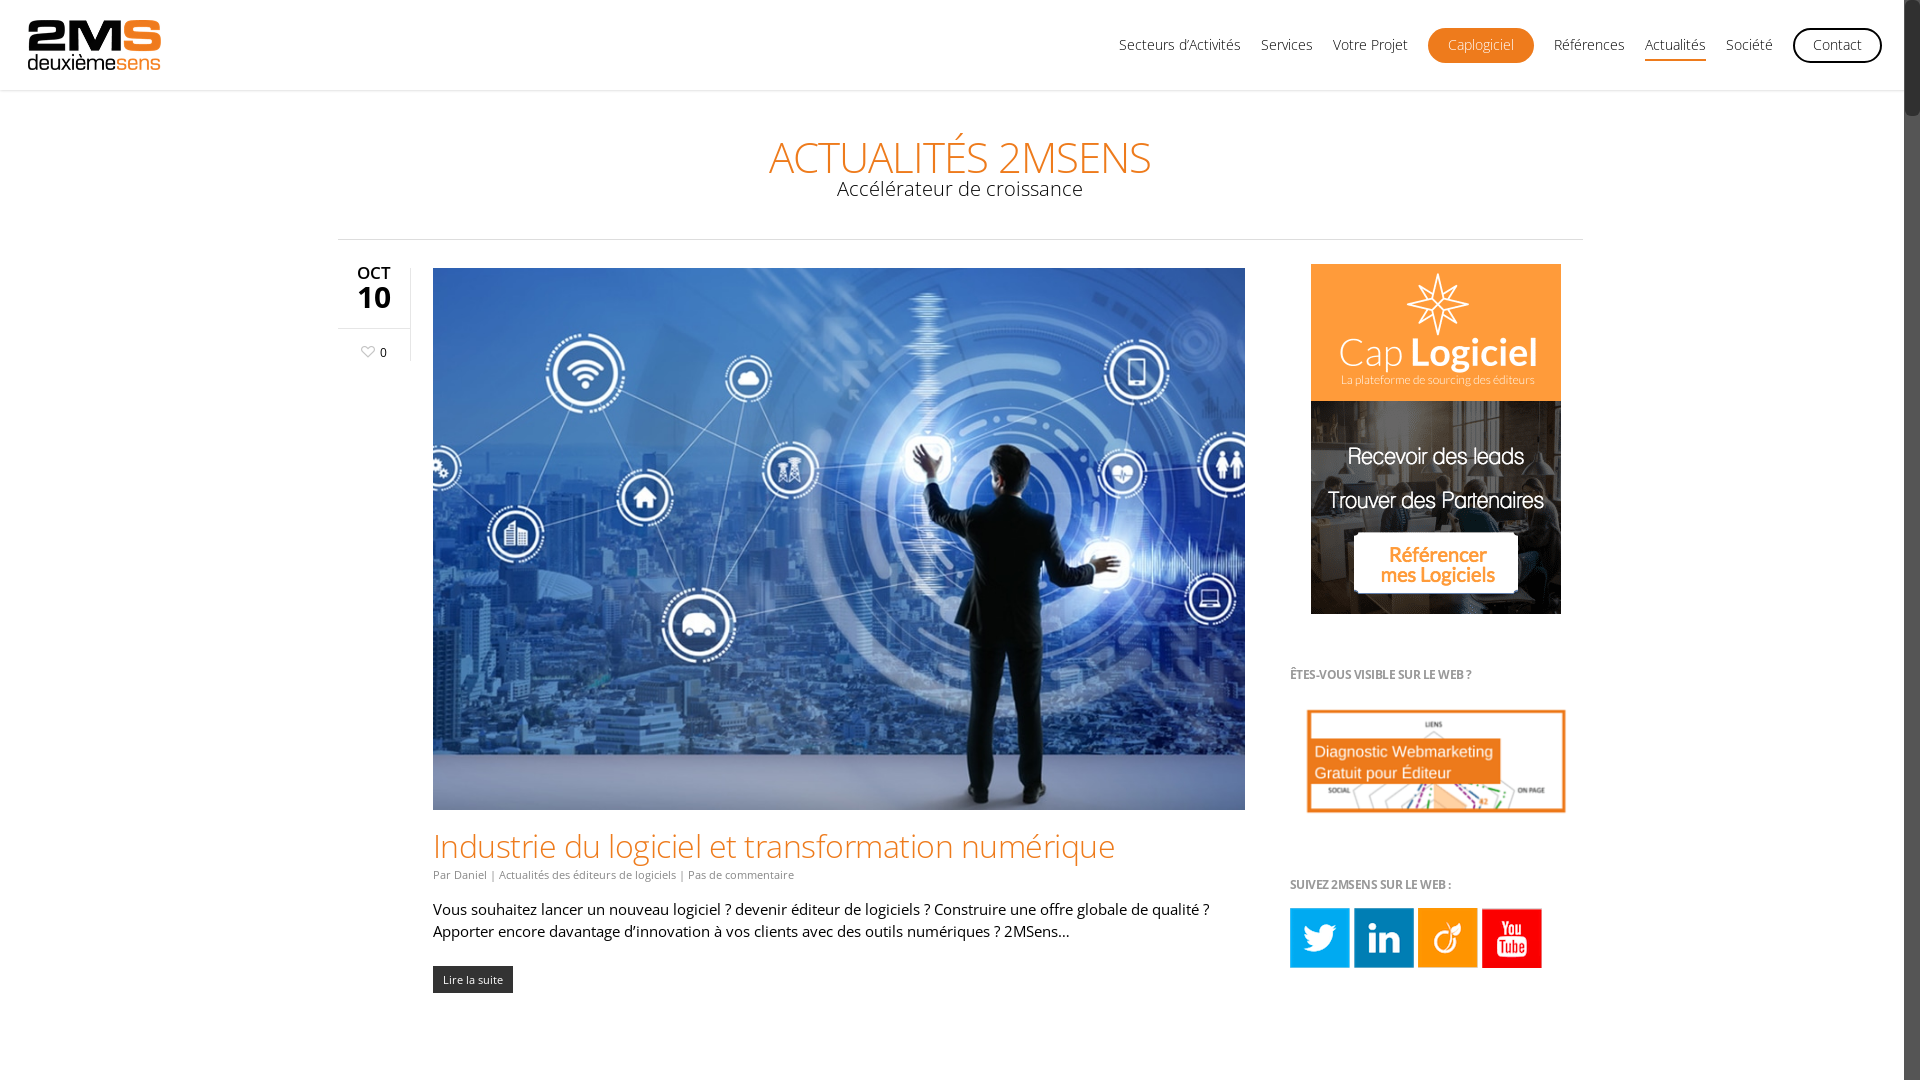  What do you see at coordinates (1481, 53) in the screenshot?
I see `'Caplogiciel'` at bounding box center [1481, 53].